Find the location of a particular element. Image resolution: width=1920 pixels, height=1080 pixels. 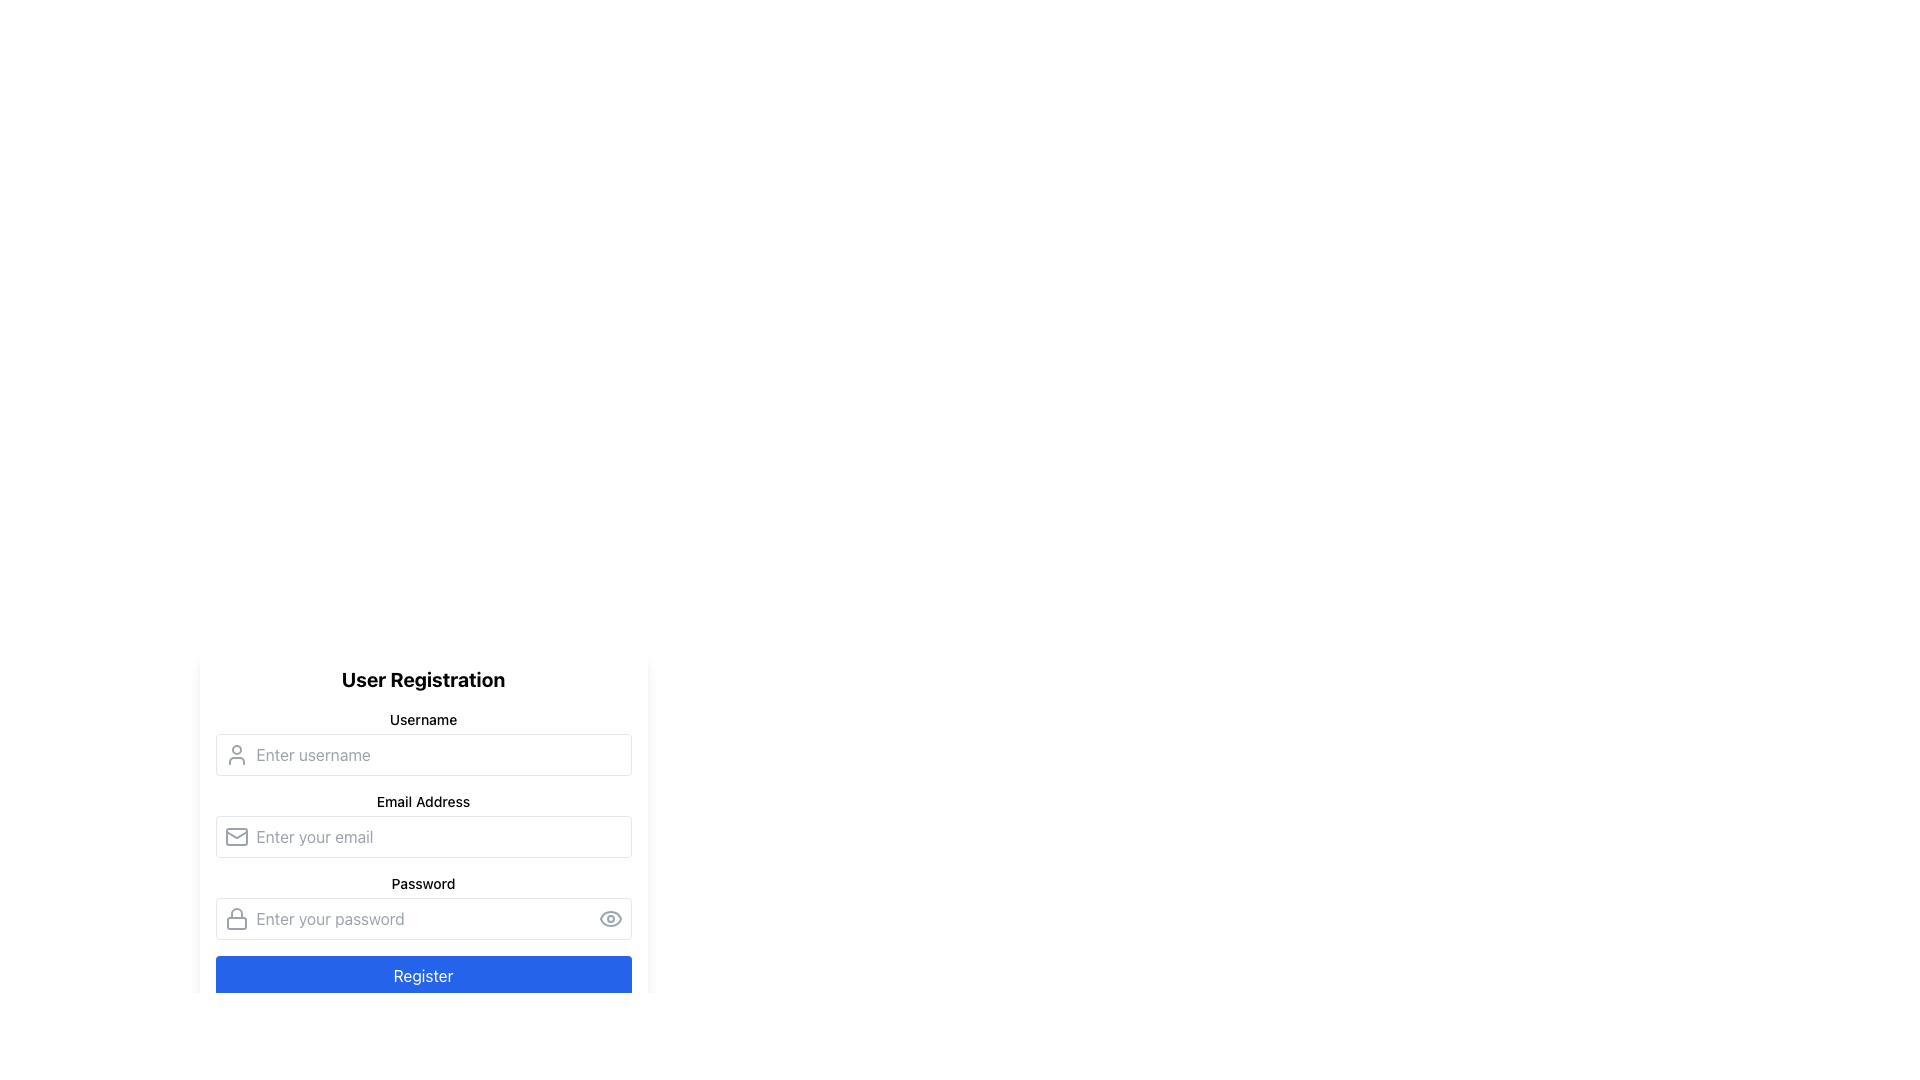

the Password input field to focus on it for entering a password during registration is located at coordinates (422, 906).